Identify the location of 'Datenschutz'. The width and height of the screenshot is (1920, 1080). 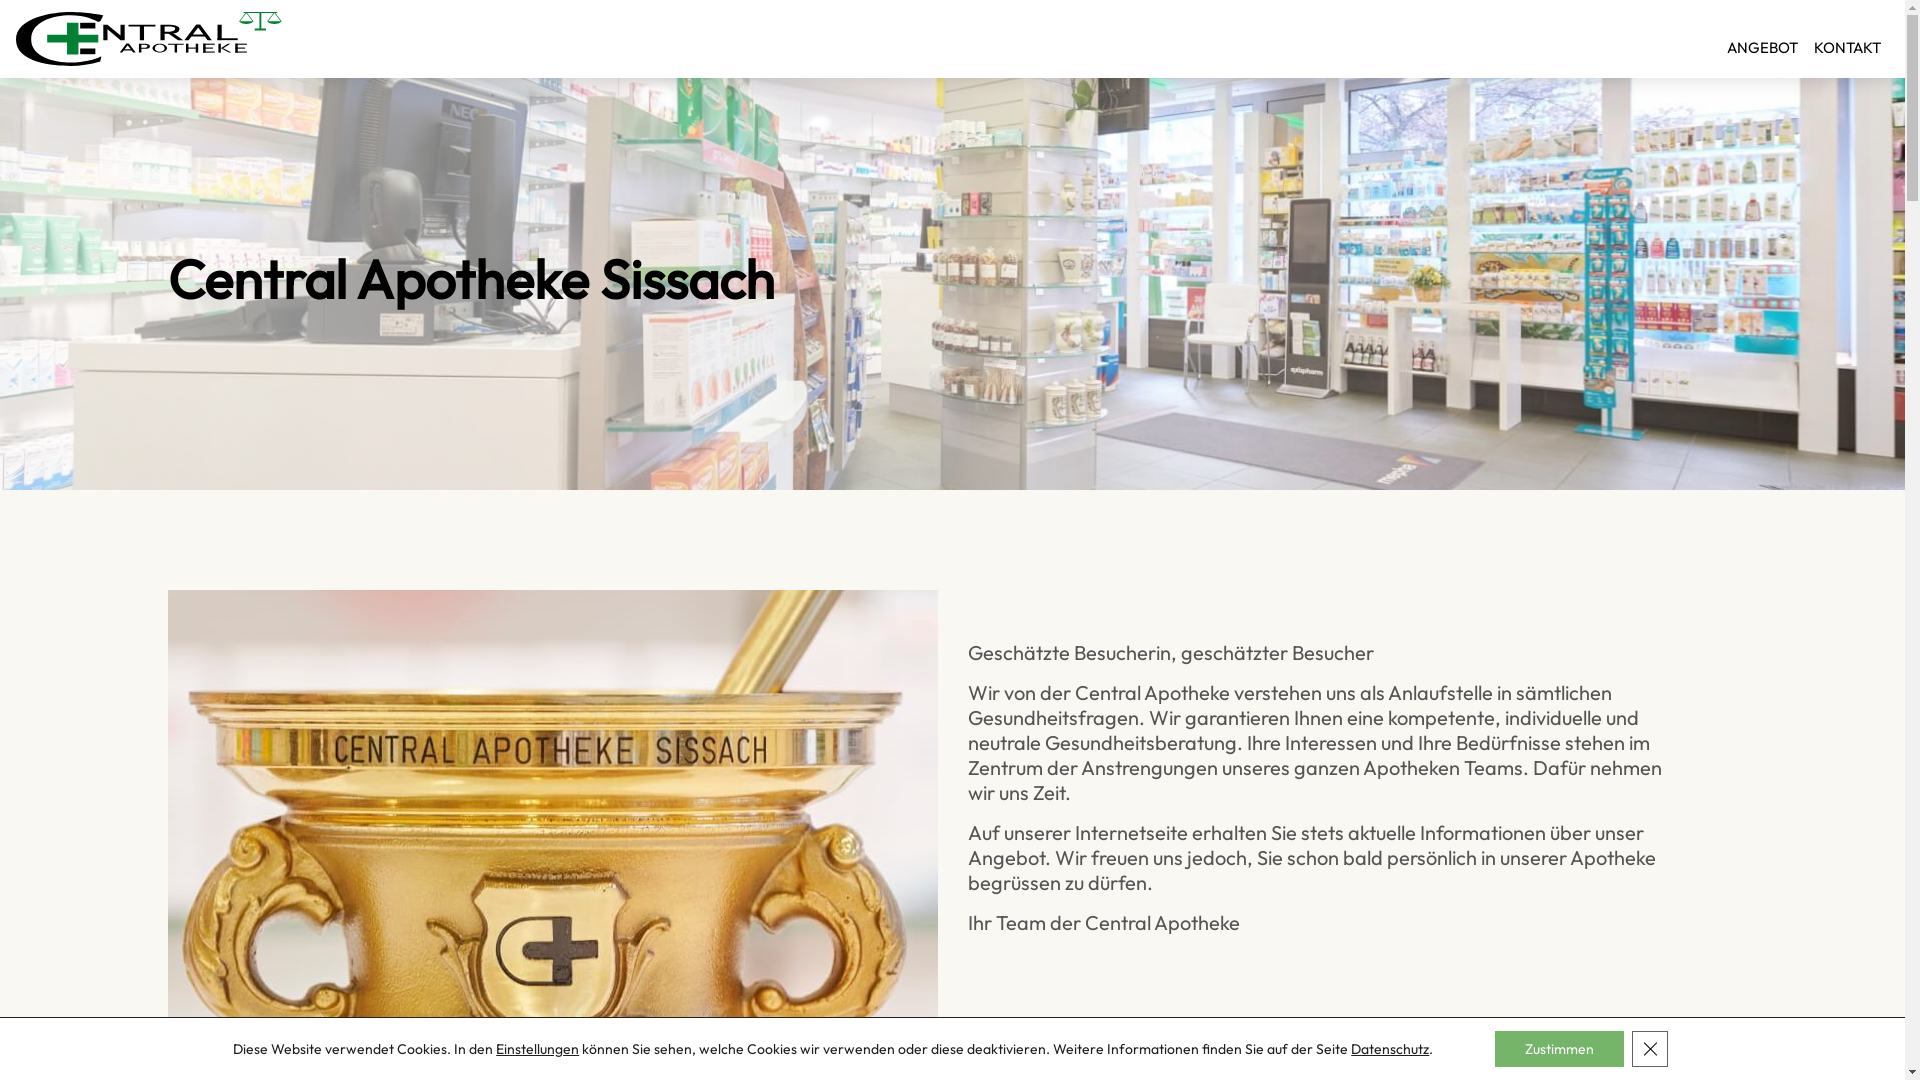
(1389, 1048).